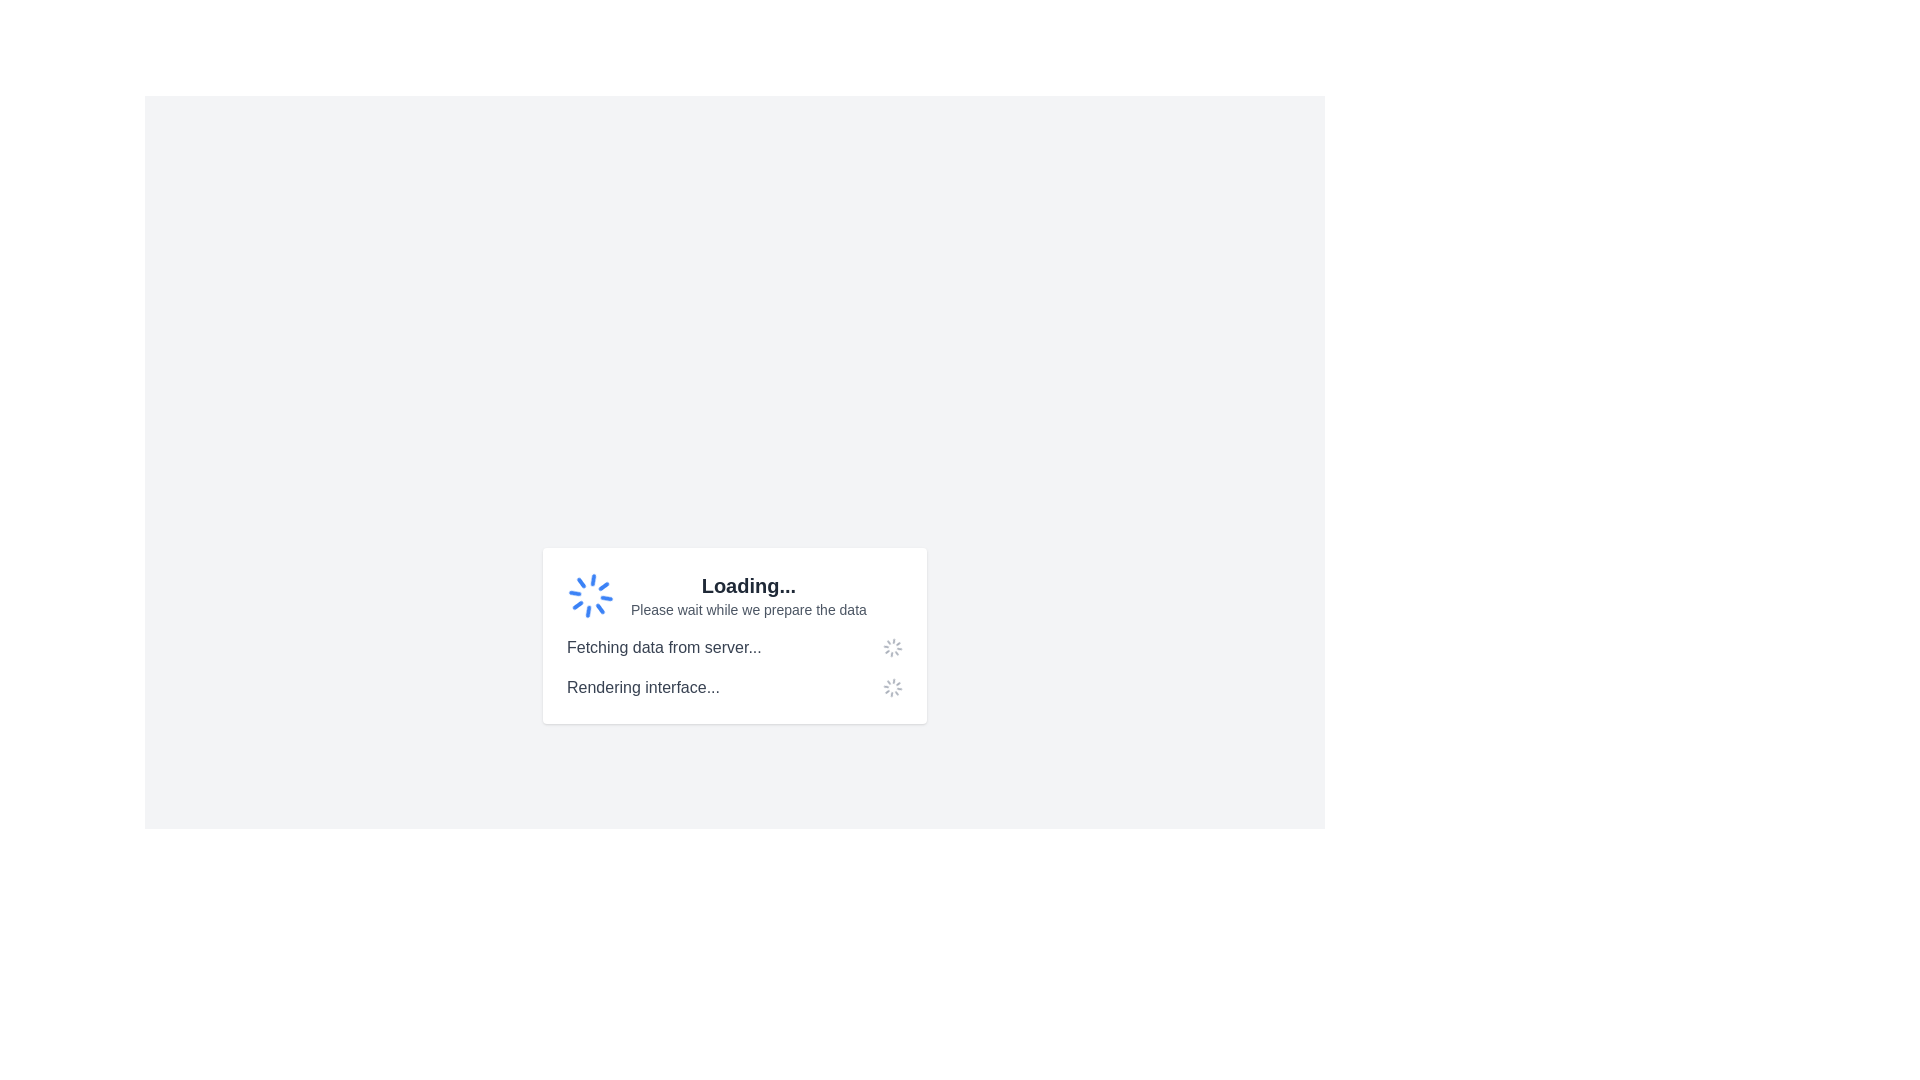  I want to click on the text label displaying 'Please wait while we prepare the data.', so click(747, 608).